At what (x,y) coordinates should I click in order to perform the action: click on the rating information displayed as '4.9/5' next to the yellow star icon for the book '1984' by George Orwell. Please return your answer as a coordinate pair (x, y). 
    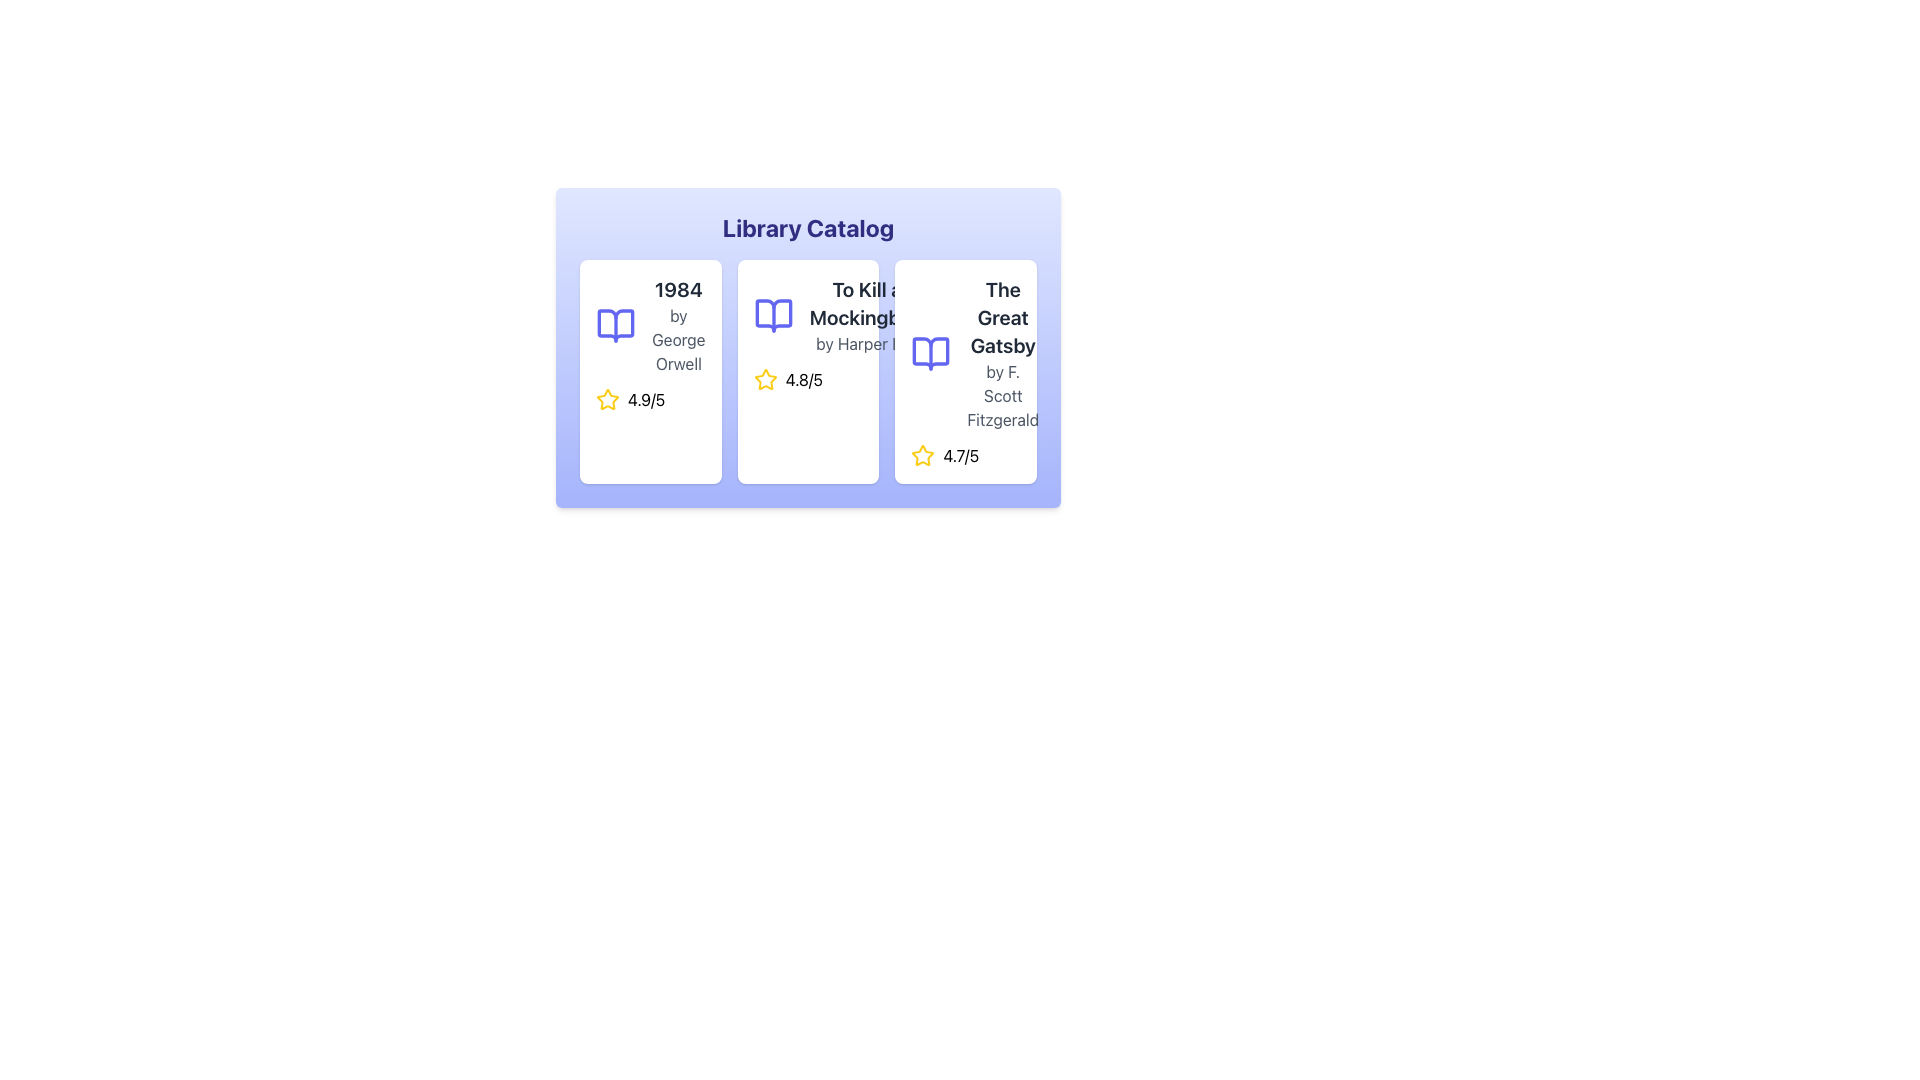
    Looking at the image, I should click on (650, 400).